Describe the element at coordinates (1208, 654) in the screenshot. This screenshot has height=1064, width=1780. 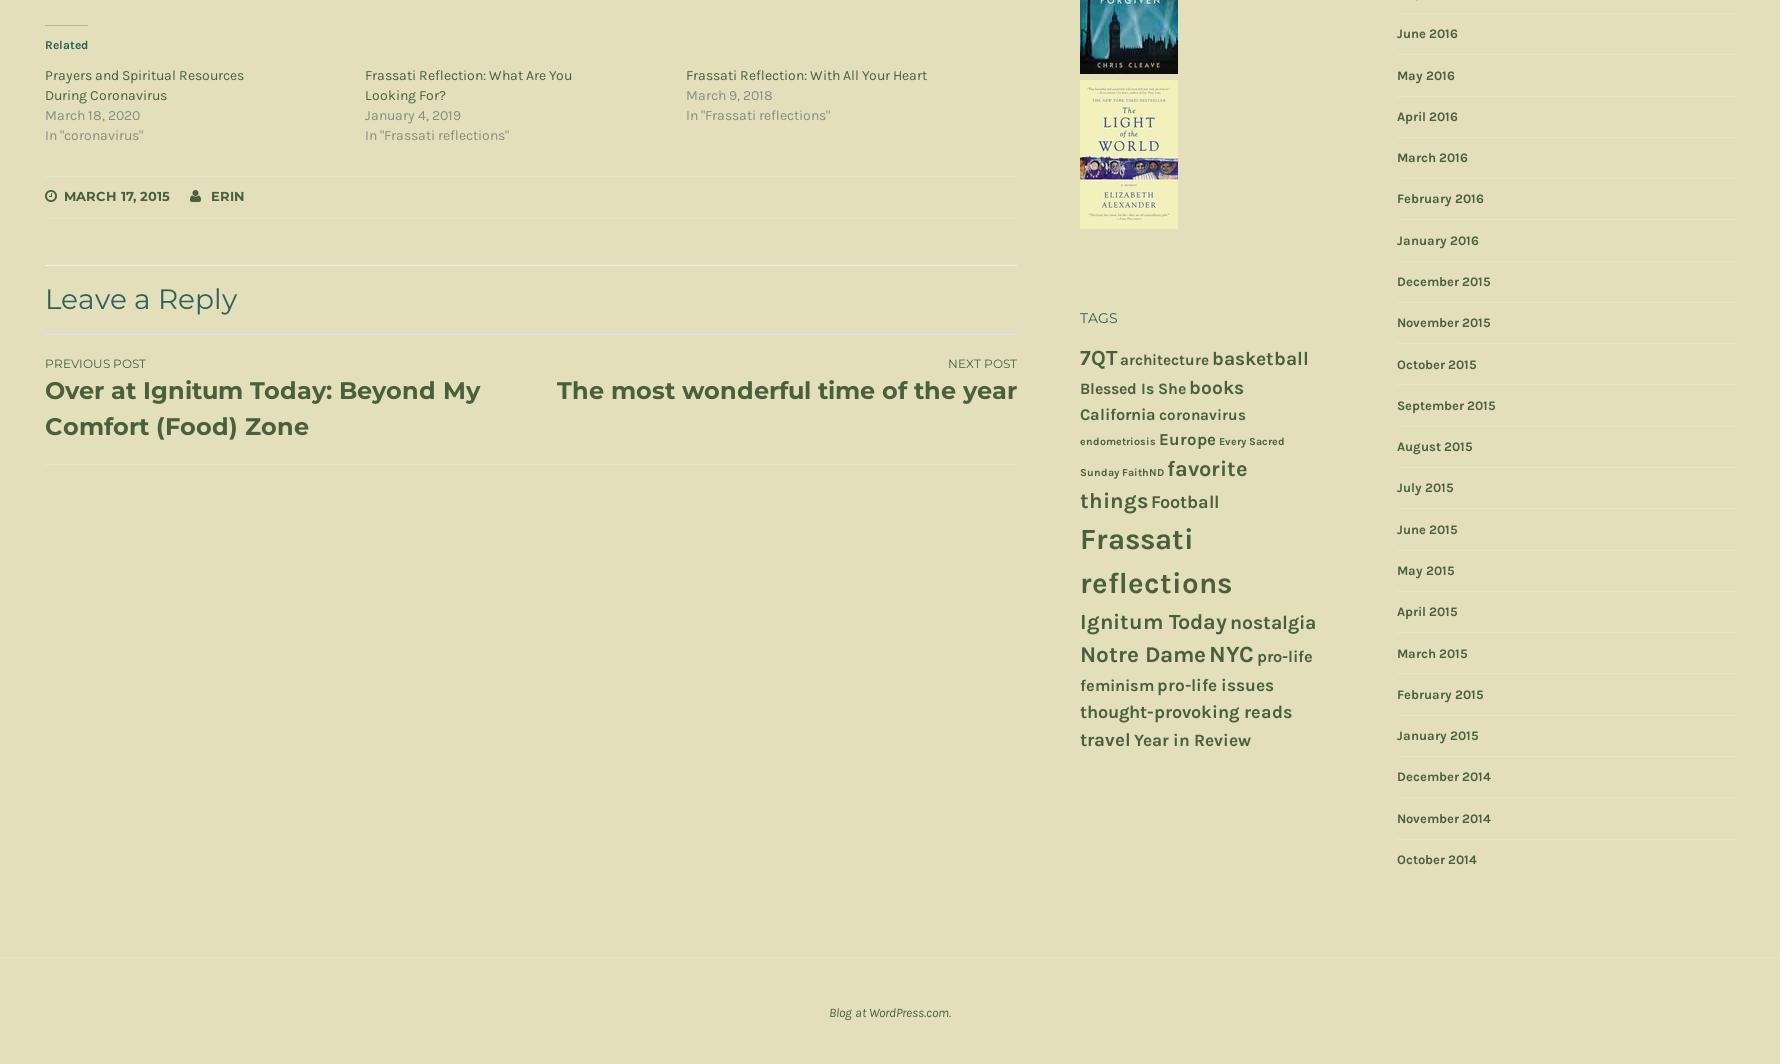
I see `'NYC'` at that location.